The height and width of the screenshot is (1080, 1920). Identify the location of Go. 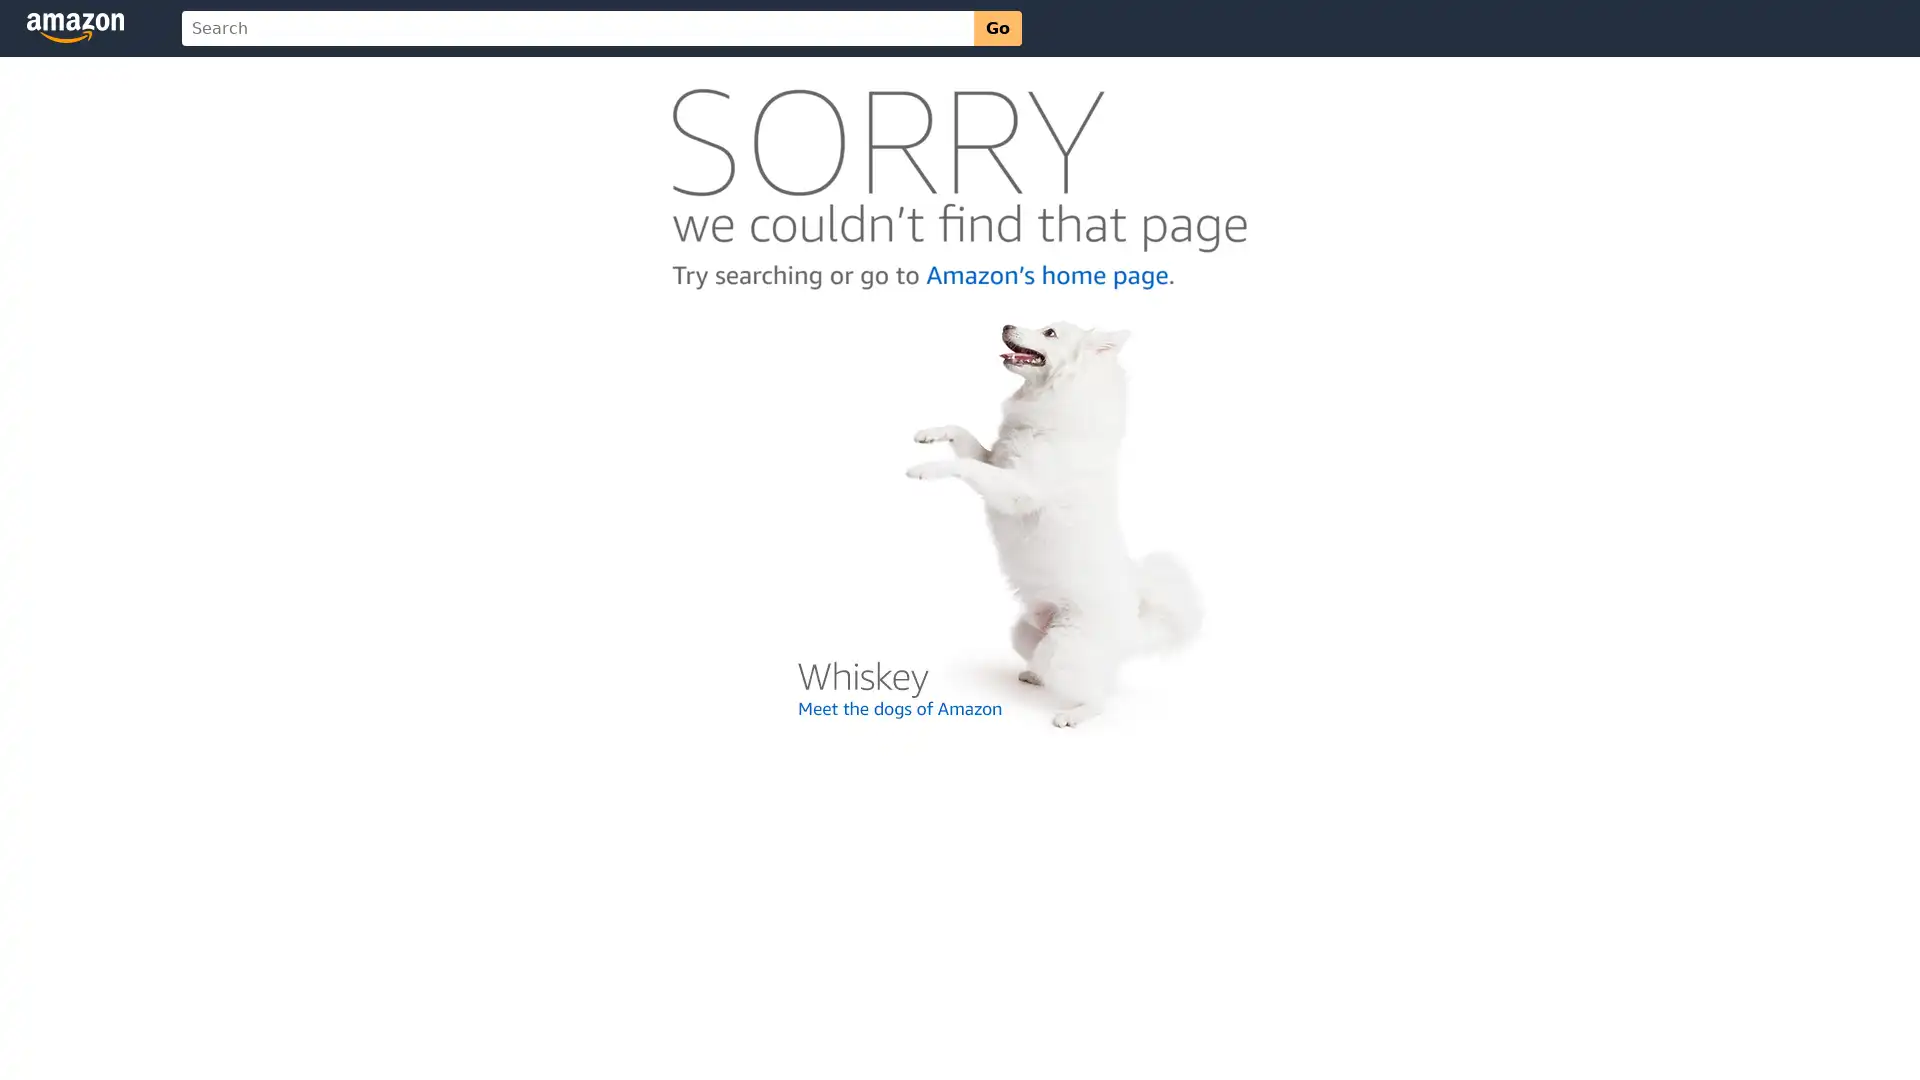
(998, 28).